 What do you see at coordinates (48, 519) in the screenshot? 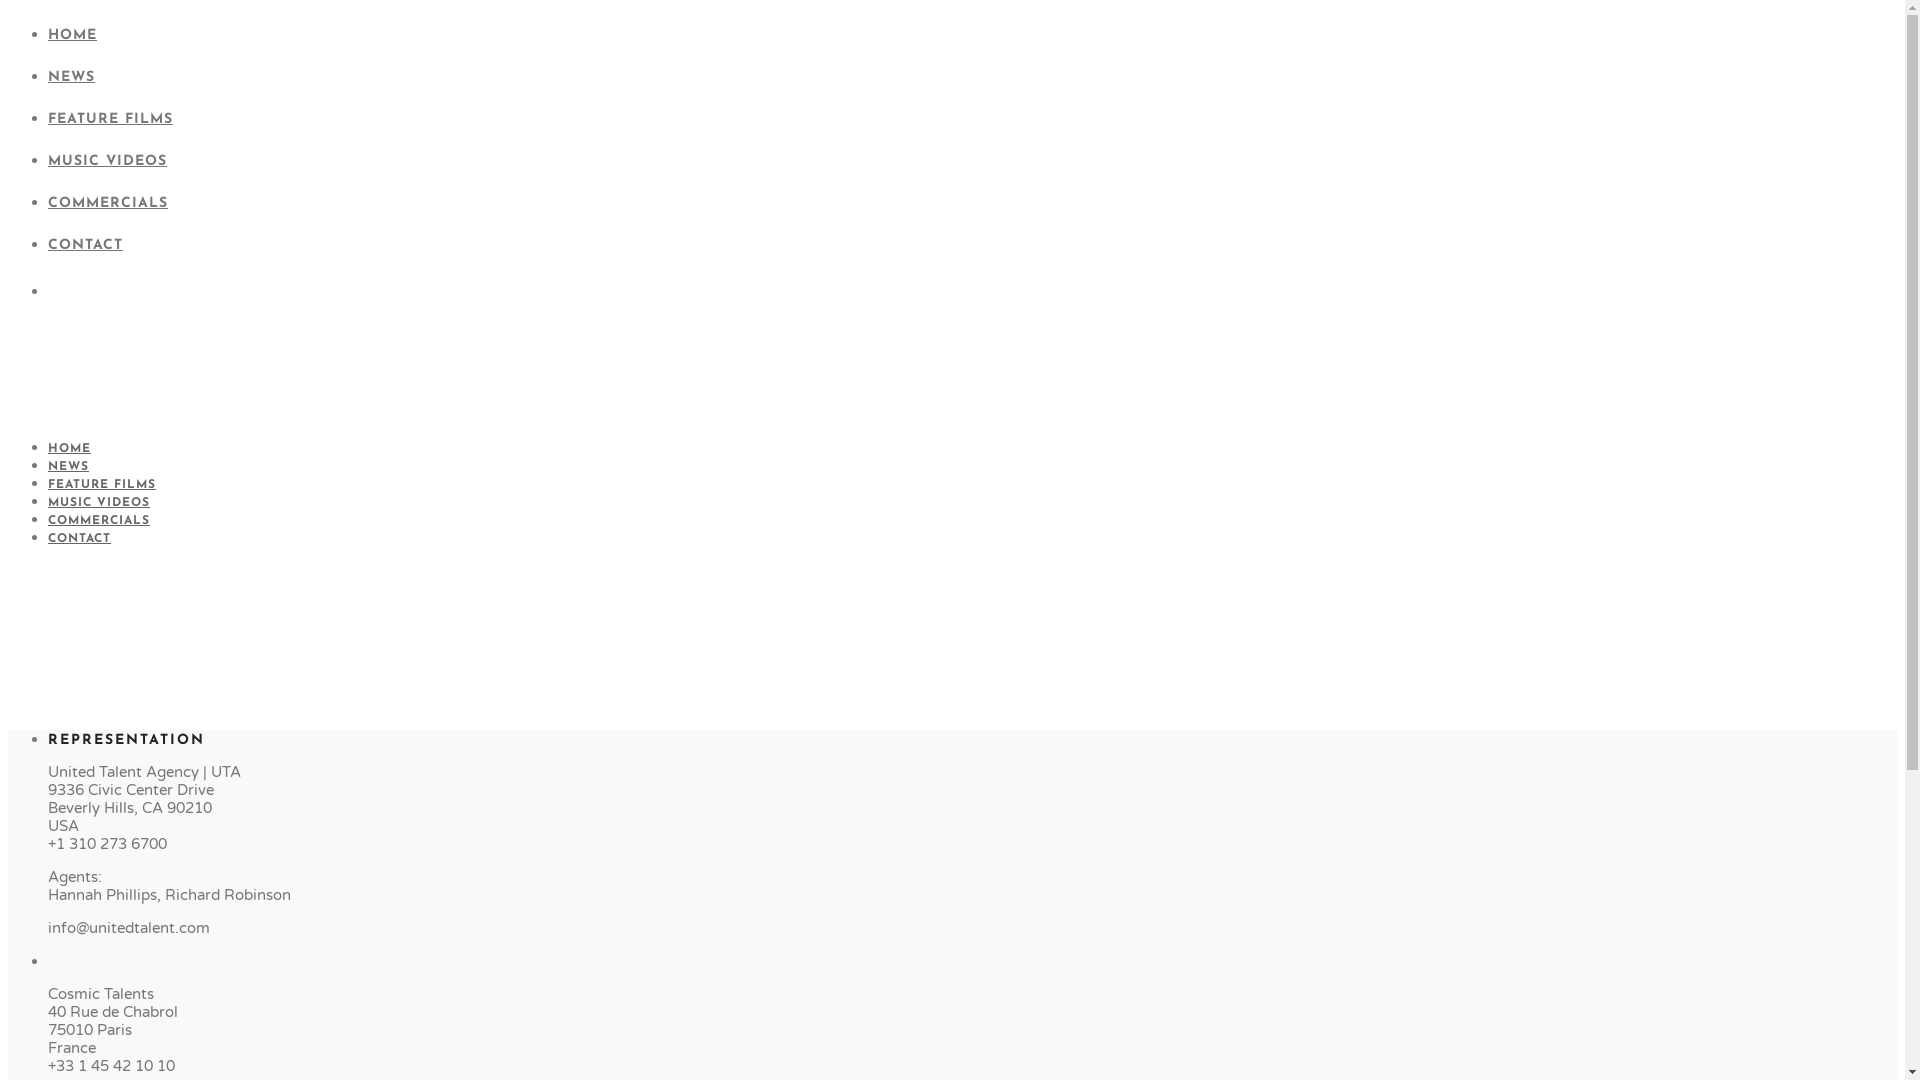
I see `'COMMERCIALS'` at bounding box center [48, 519].